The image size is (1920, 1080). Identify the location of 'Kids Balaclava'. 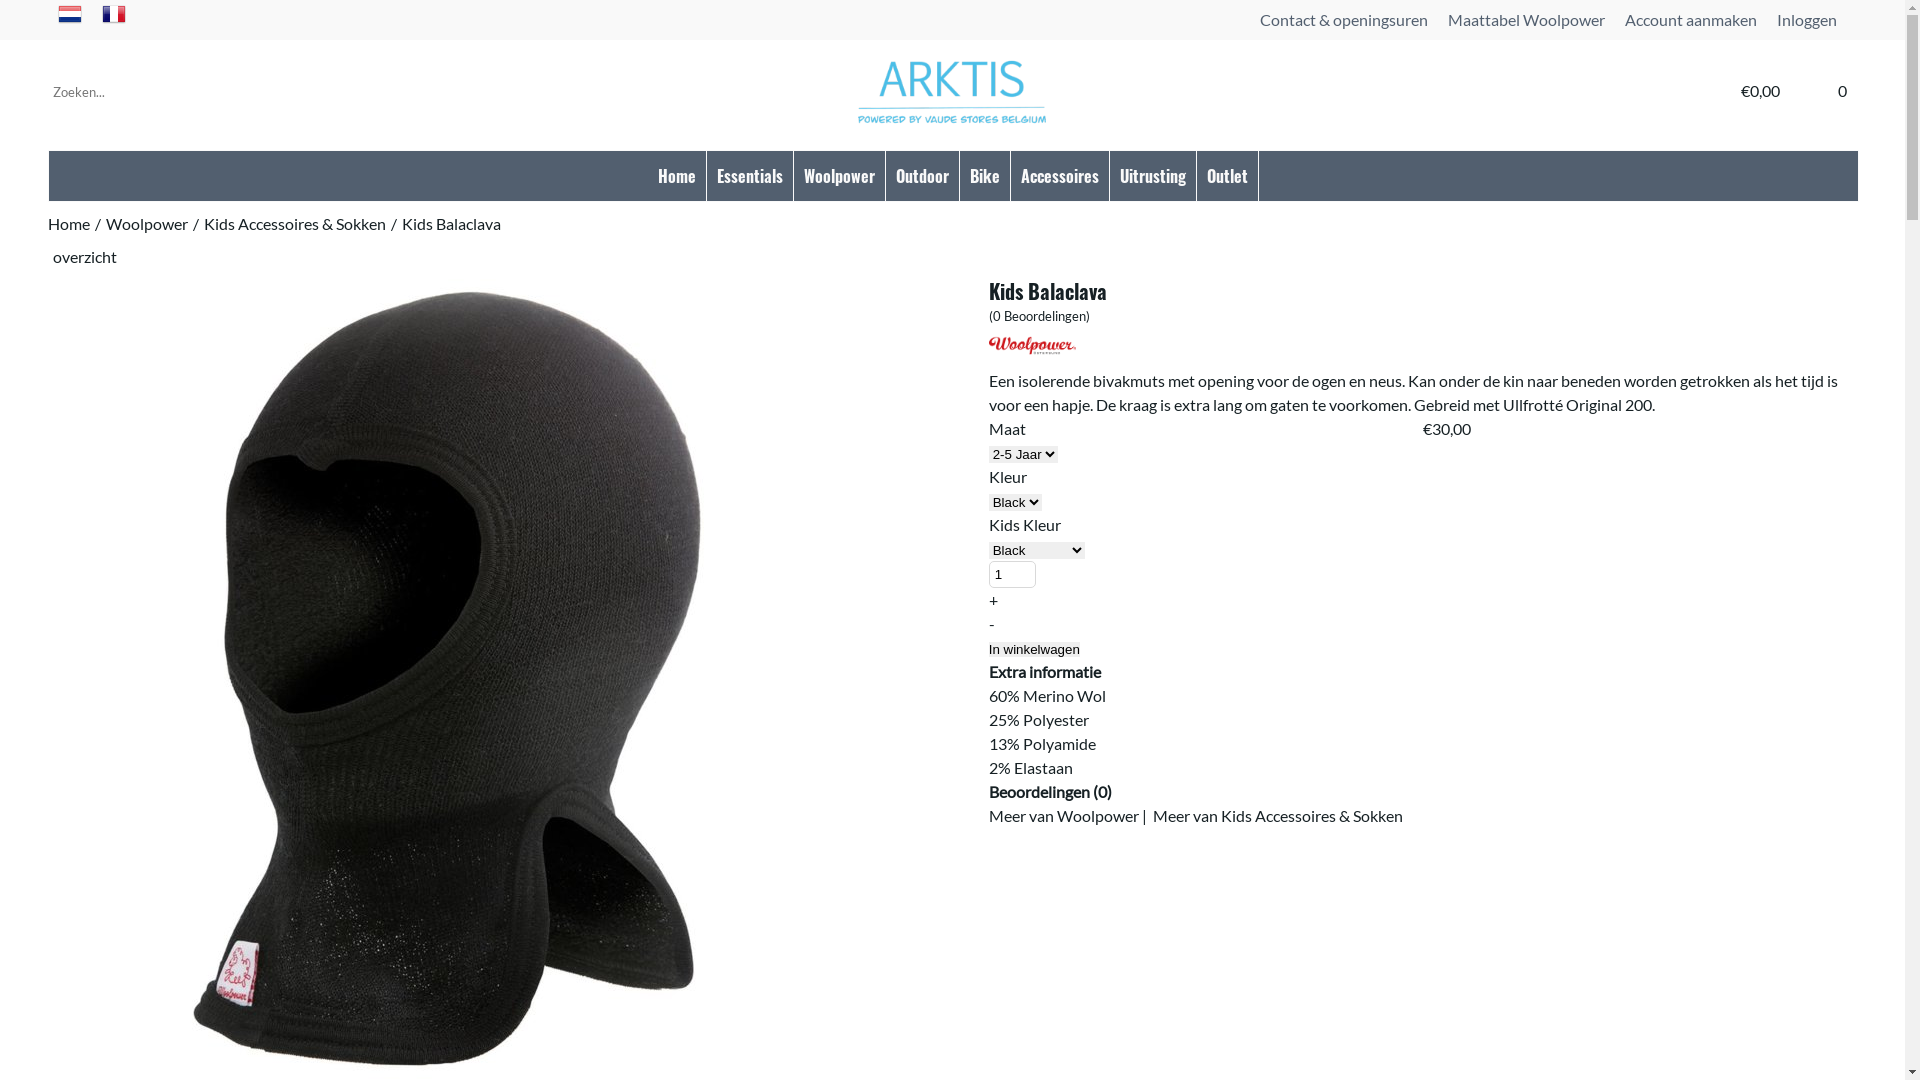
(450, 225).